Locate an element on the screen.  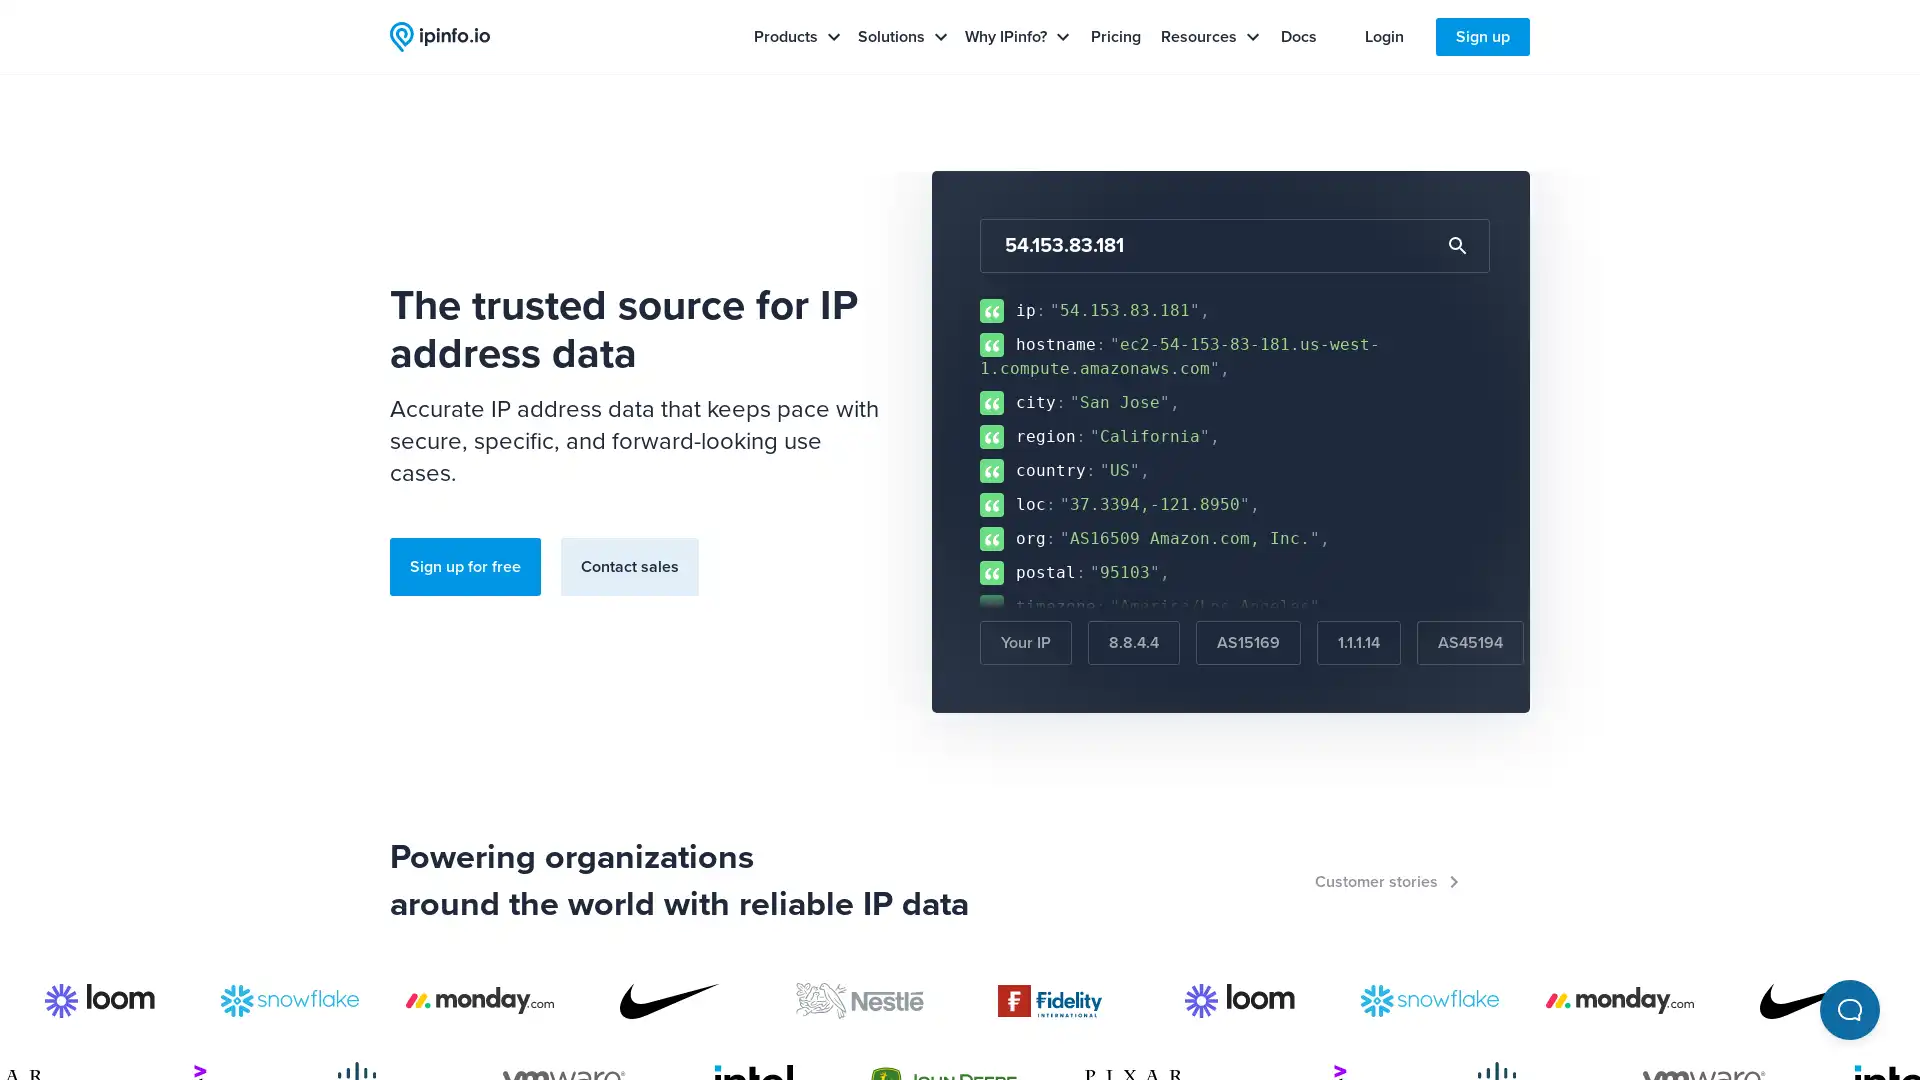
AS45194 is located at coordinates (1470, 643).